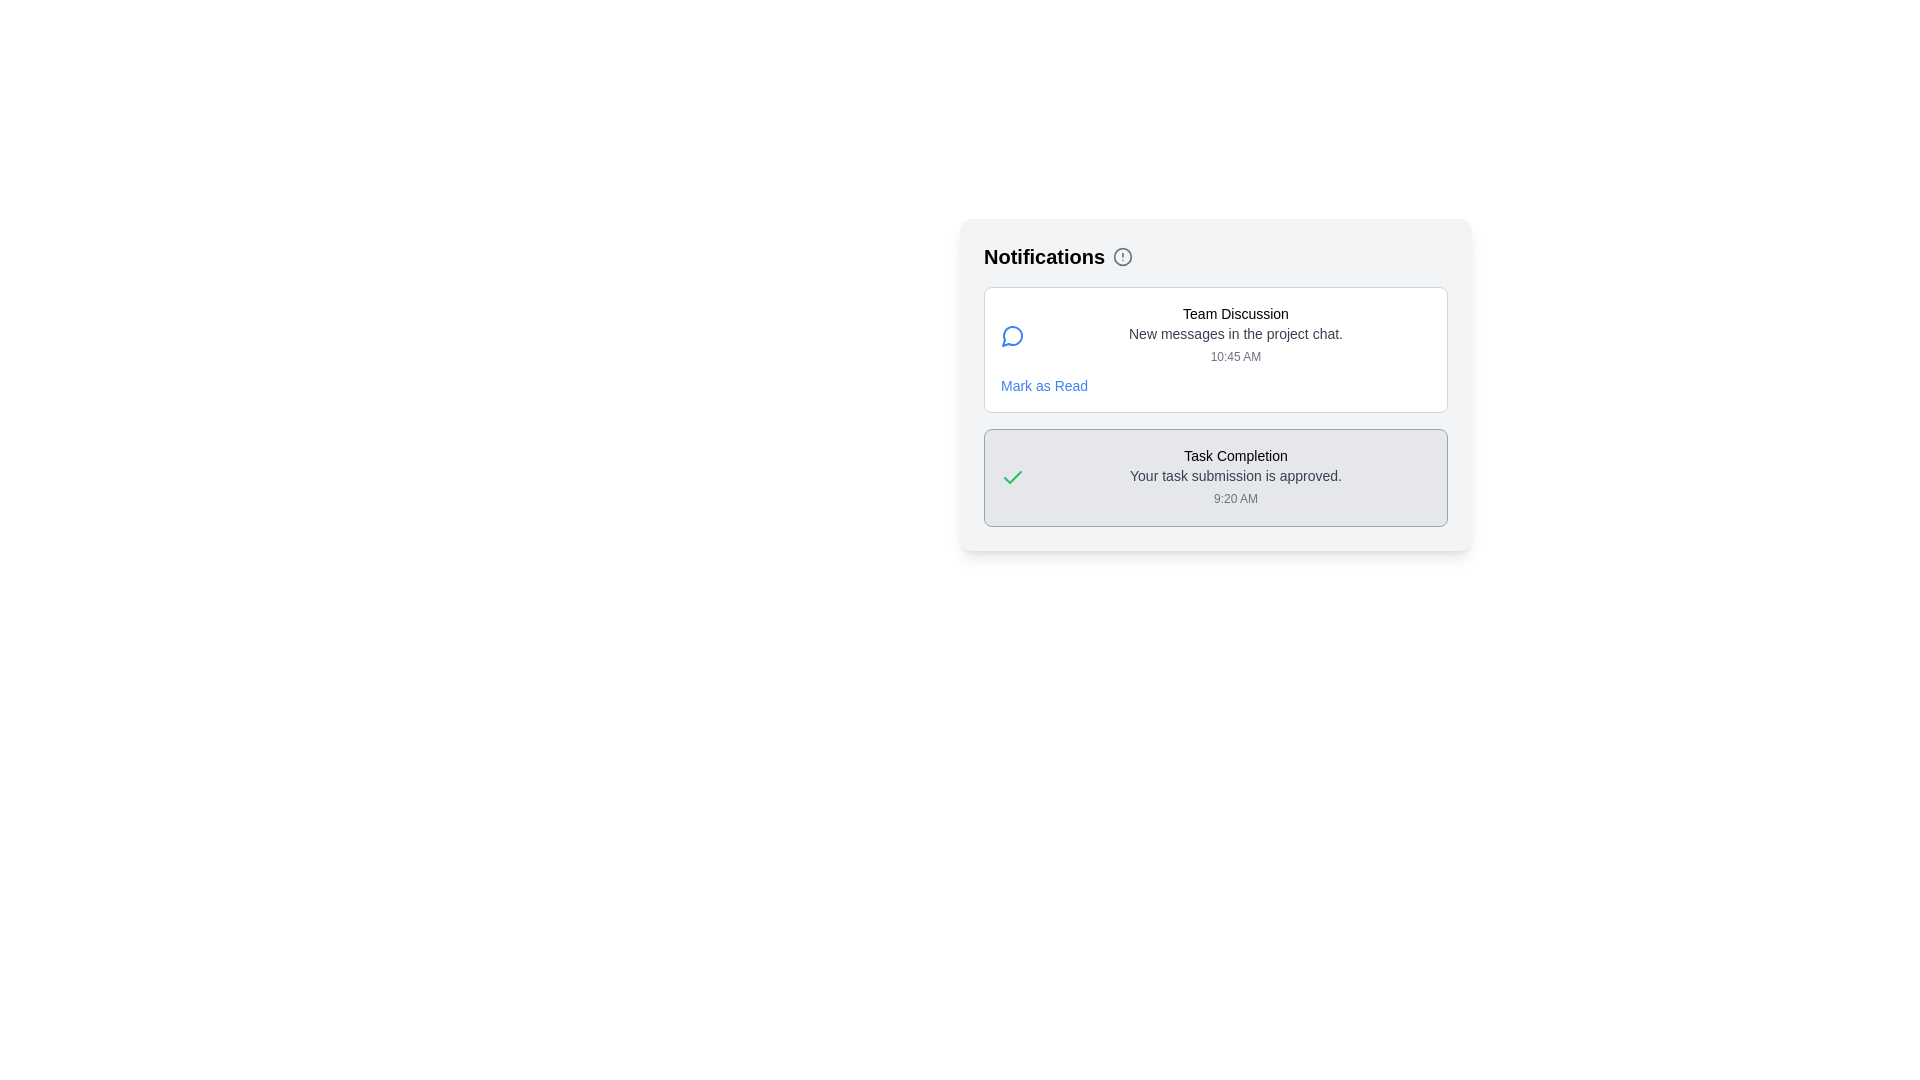 Image resolution: width=1920 pixels, height=1080 pixels. I want to click on the notification labeled 'Team Discussion', so click(1235, 334).